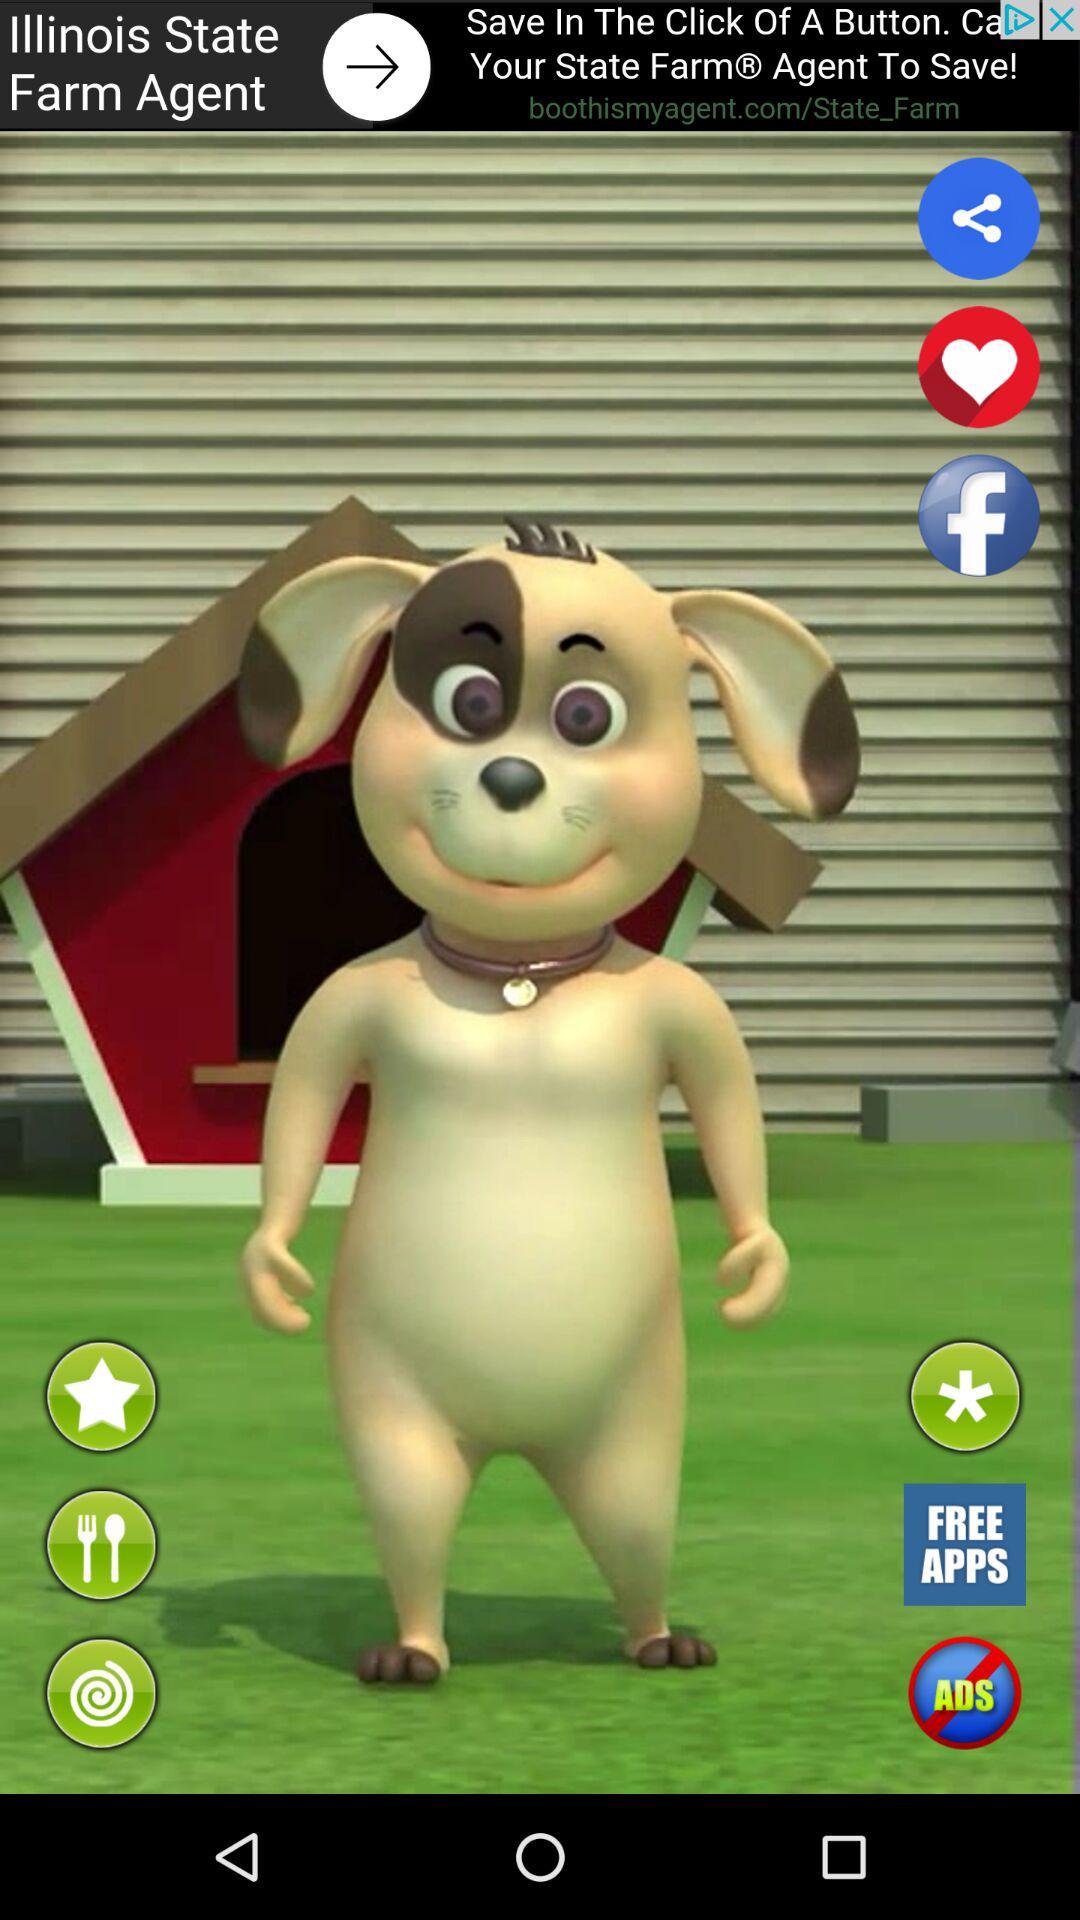 The image size is (1080, 1920). What do you see at coordinates (963, 1543) in the screenshot?
I see `advertising` at bounding box center [963, 1543].